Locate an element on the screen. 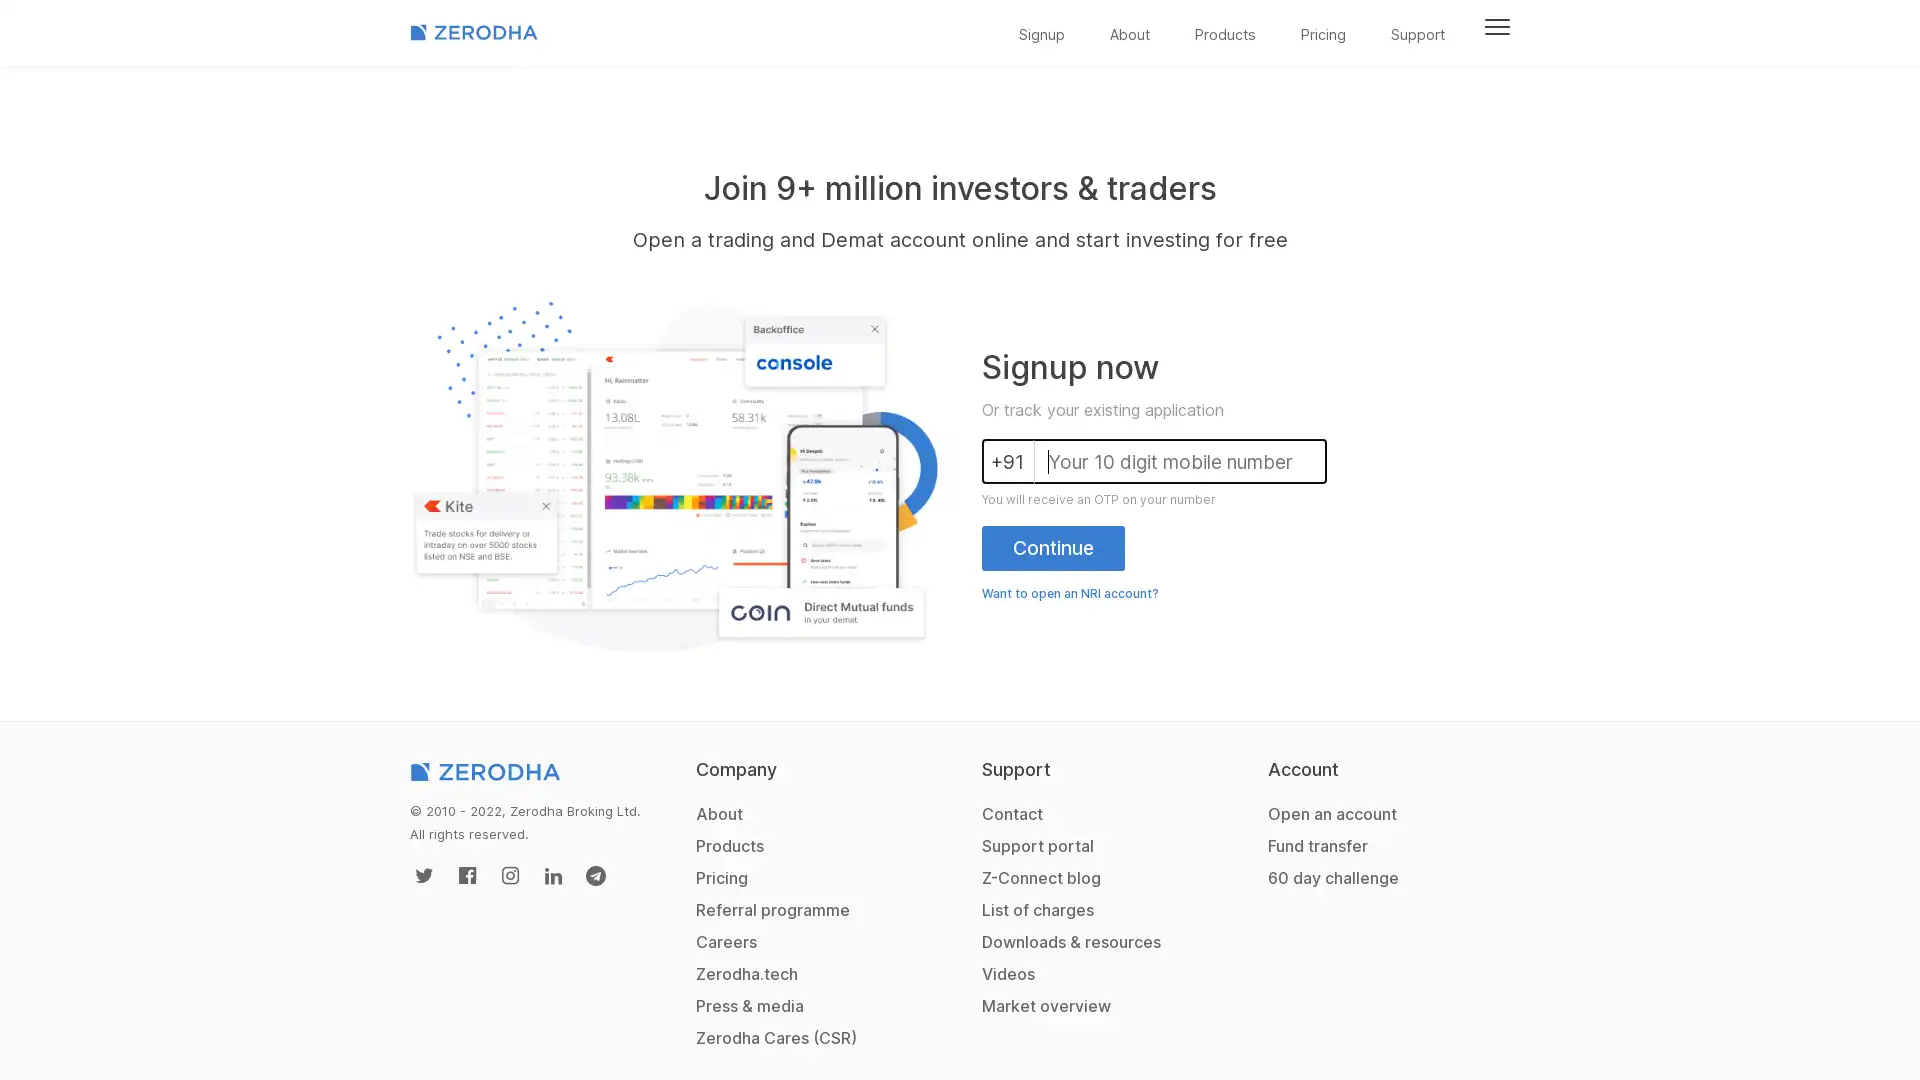 The width and height of the screenshot is (1920, 1080). Continue is located at coordinates (1052, 547).